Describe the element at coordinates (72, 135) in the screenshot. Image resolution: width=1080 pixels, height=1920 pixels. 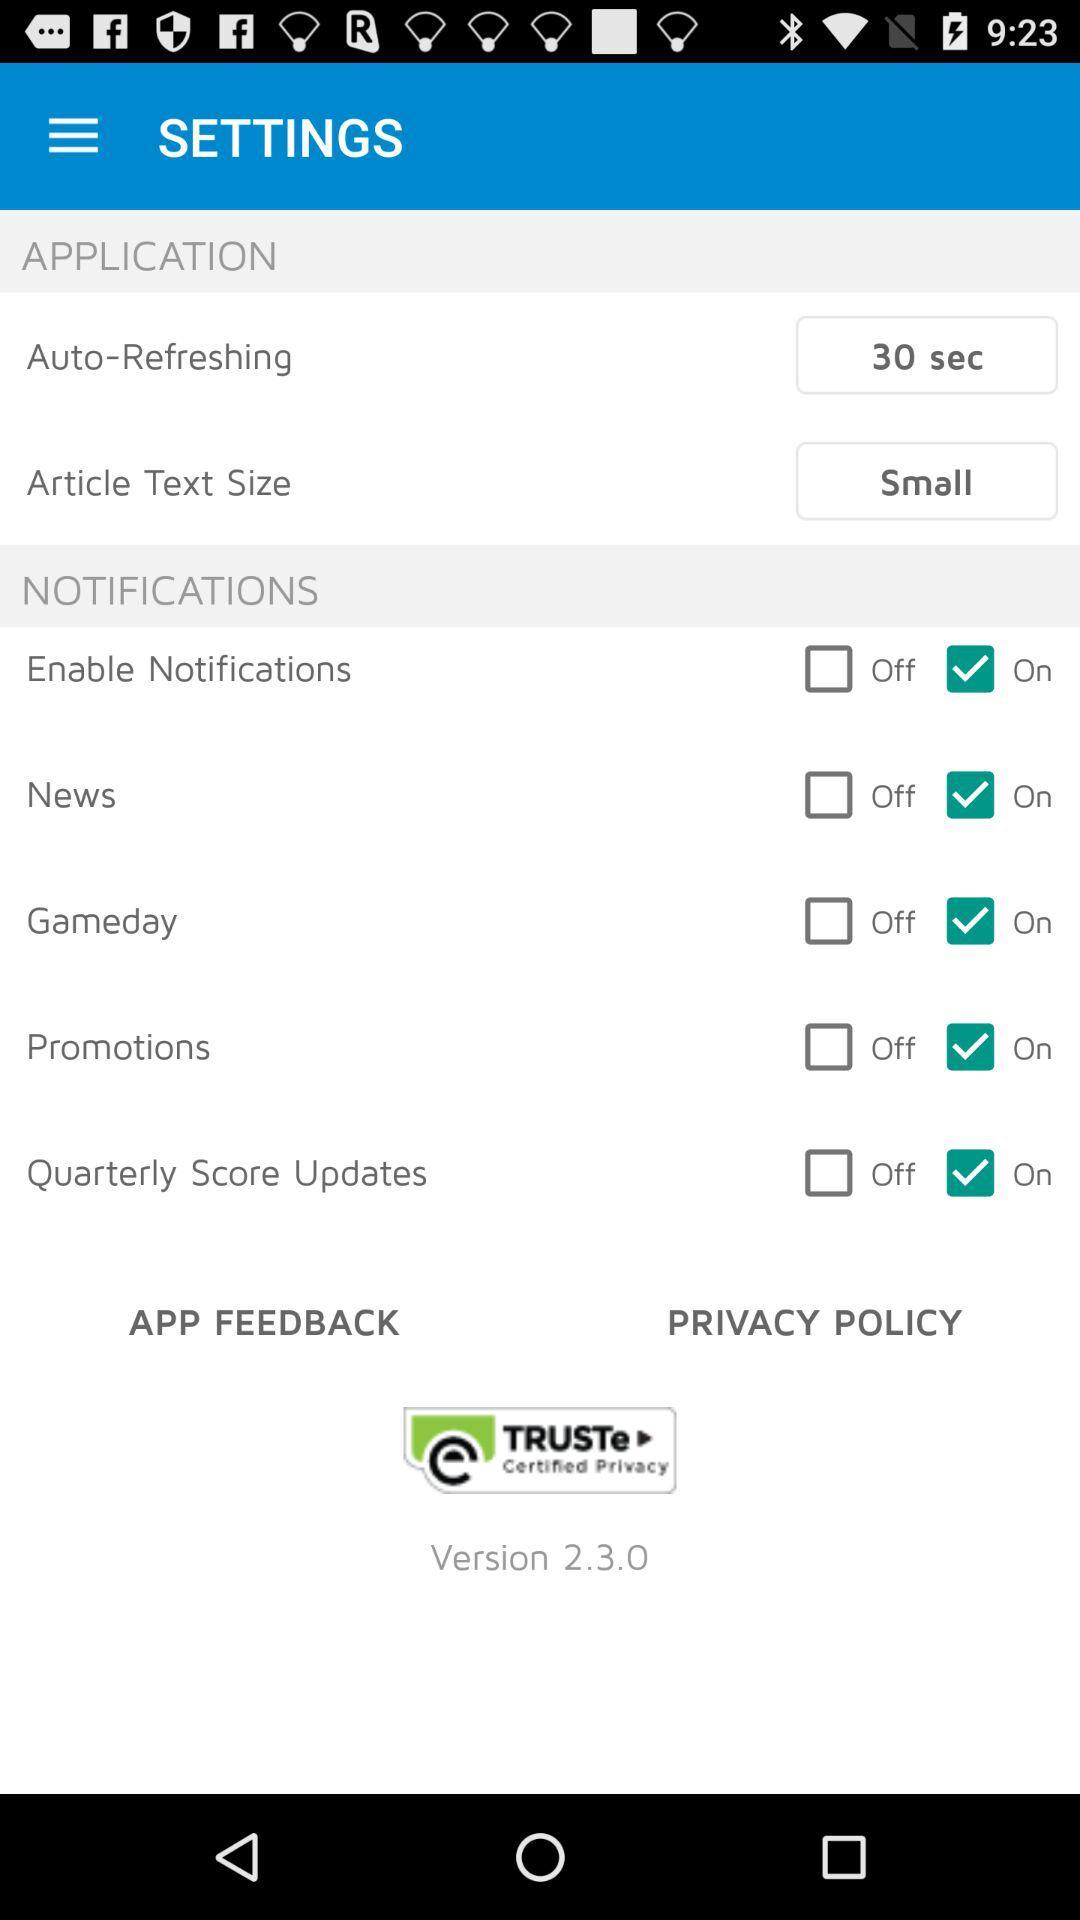
I see `open menu` at that location.